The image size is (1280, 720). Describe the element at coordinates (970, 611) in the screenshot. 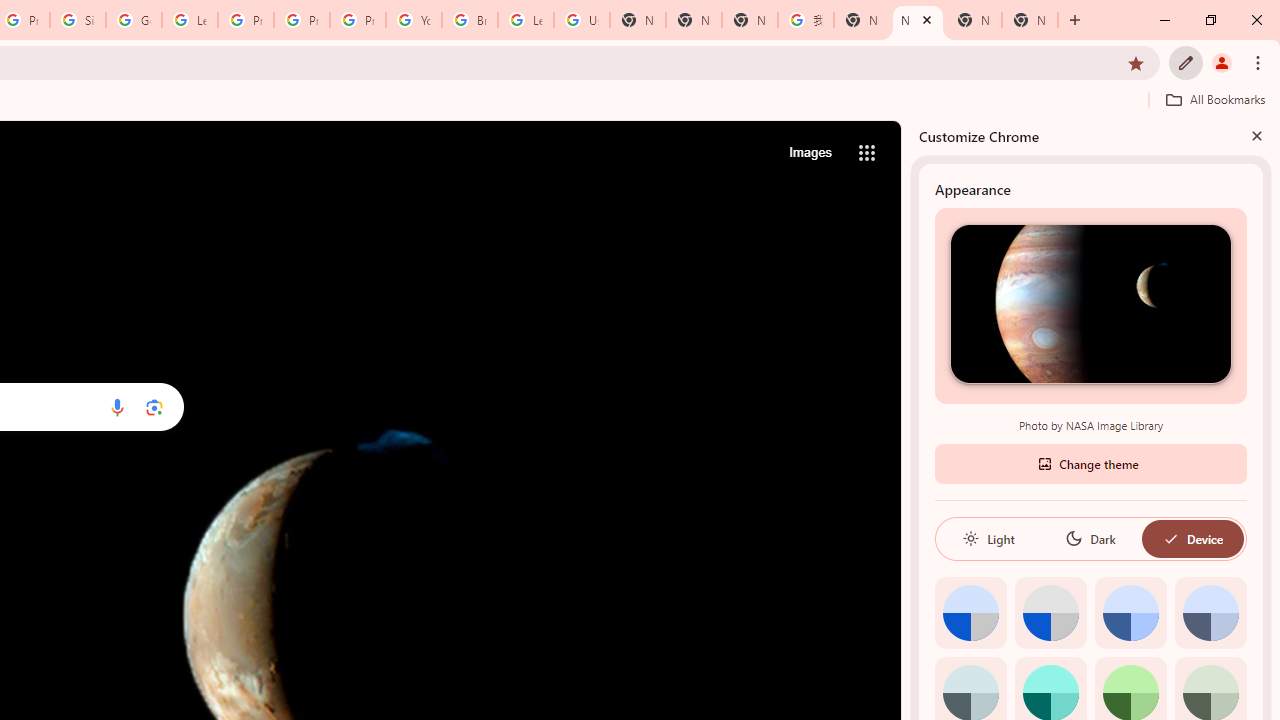

I see `'Default color'` at that location.